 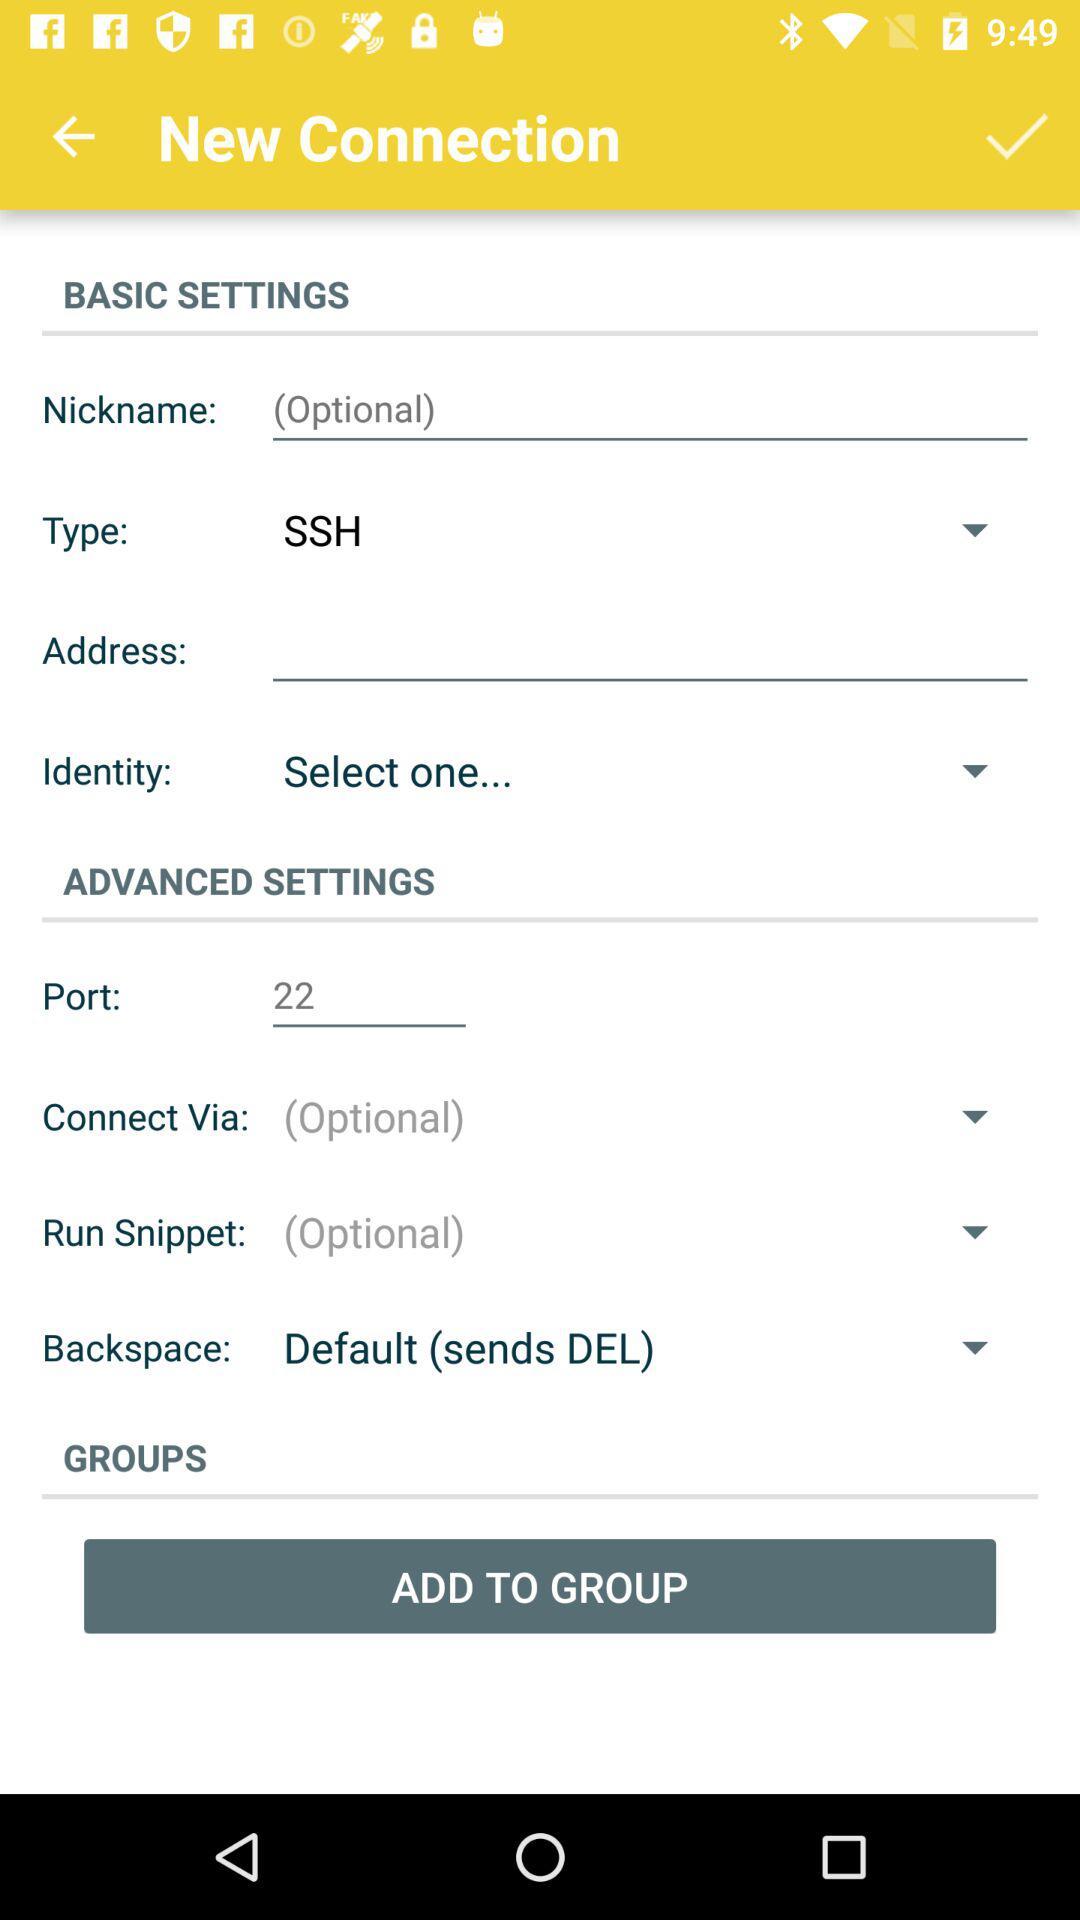 I want to click on open text box, so click(x=650, y=649).